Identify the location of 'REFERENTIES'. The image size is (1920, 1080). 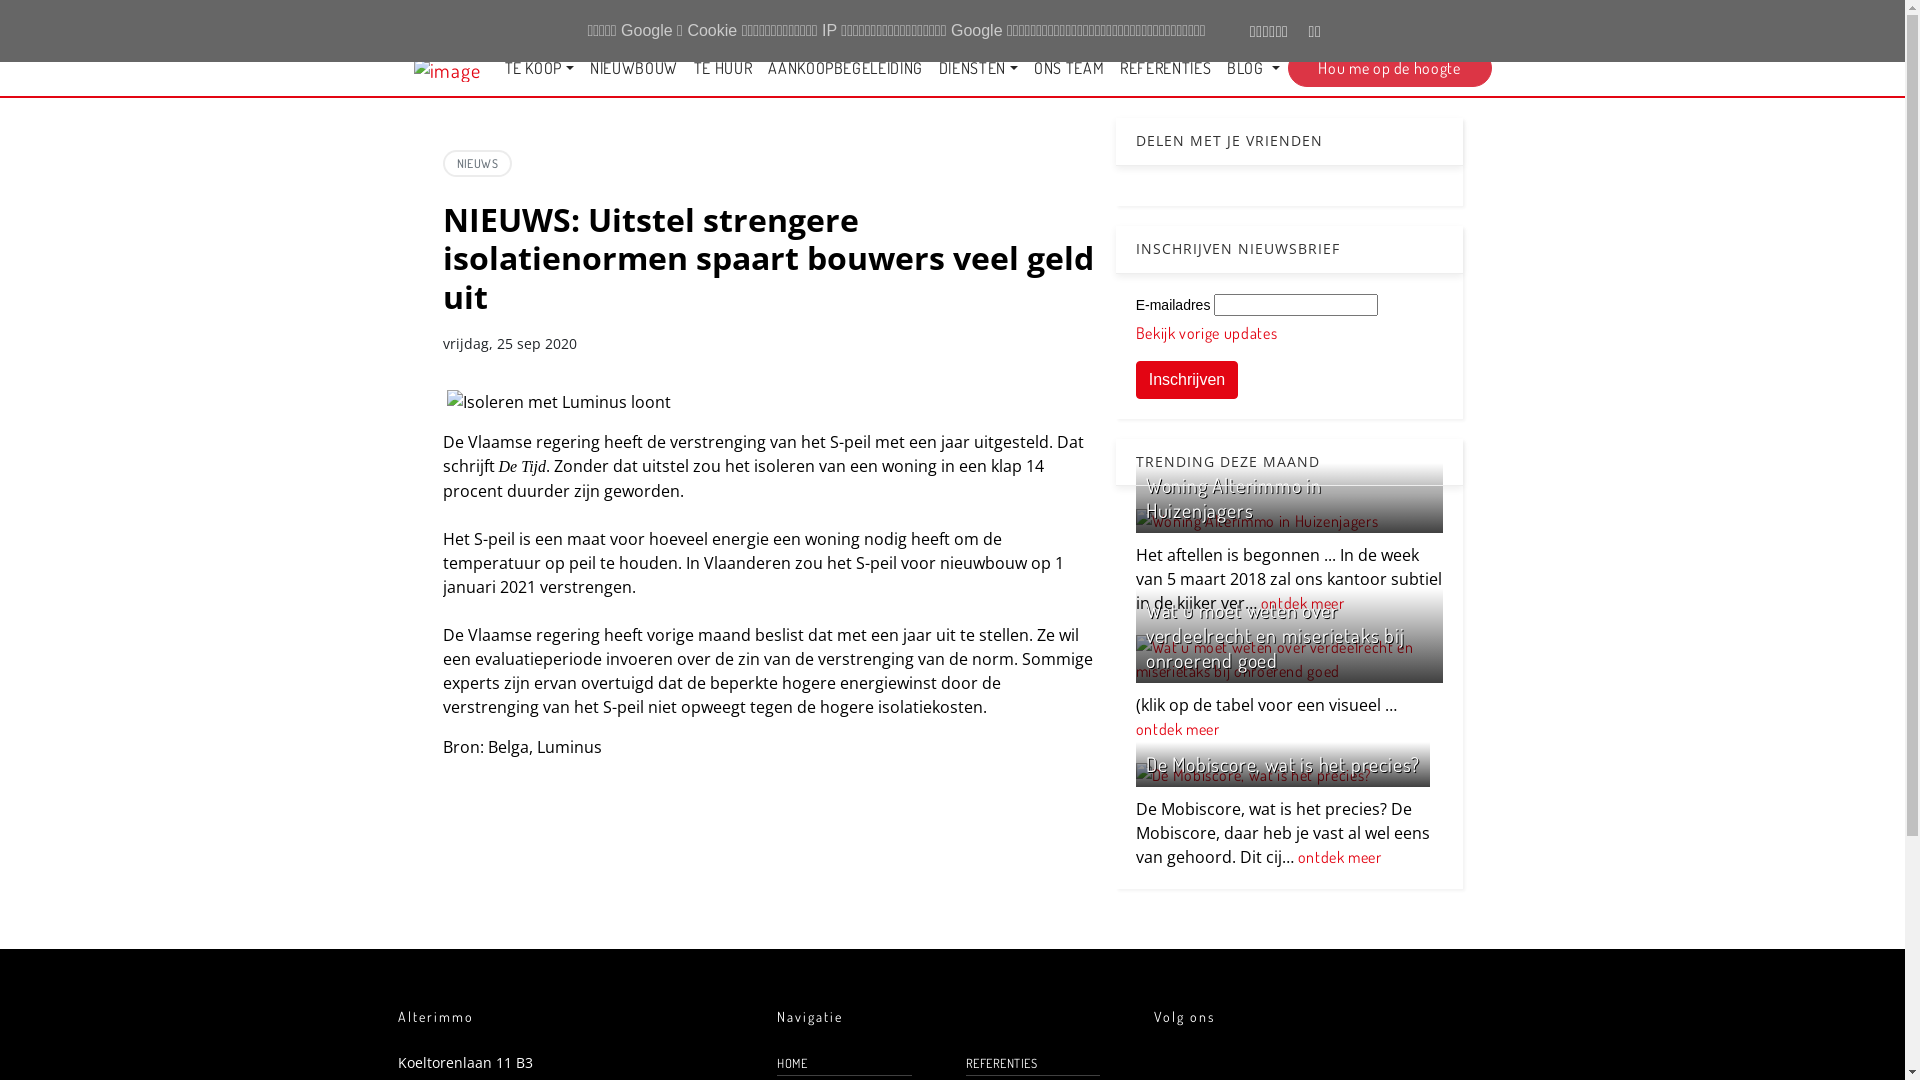
(1032, 1062).